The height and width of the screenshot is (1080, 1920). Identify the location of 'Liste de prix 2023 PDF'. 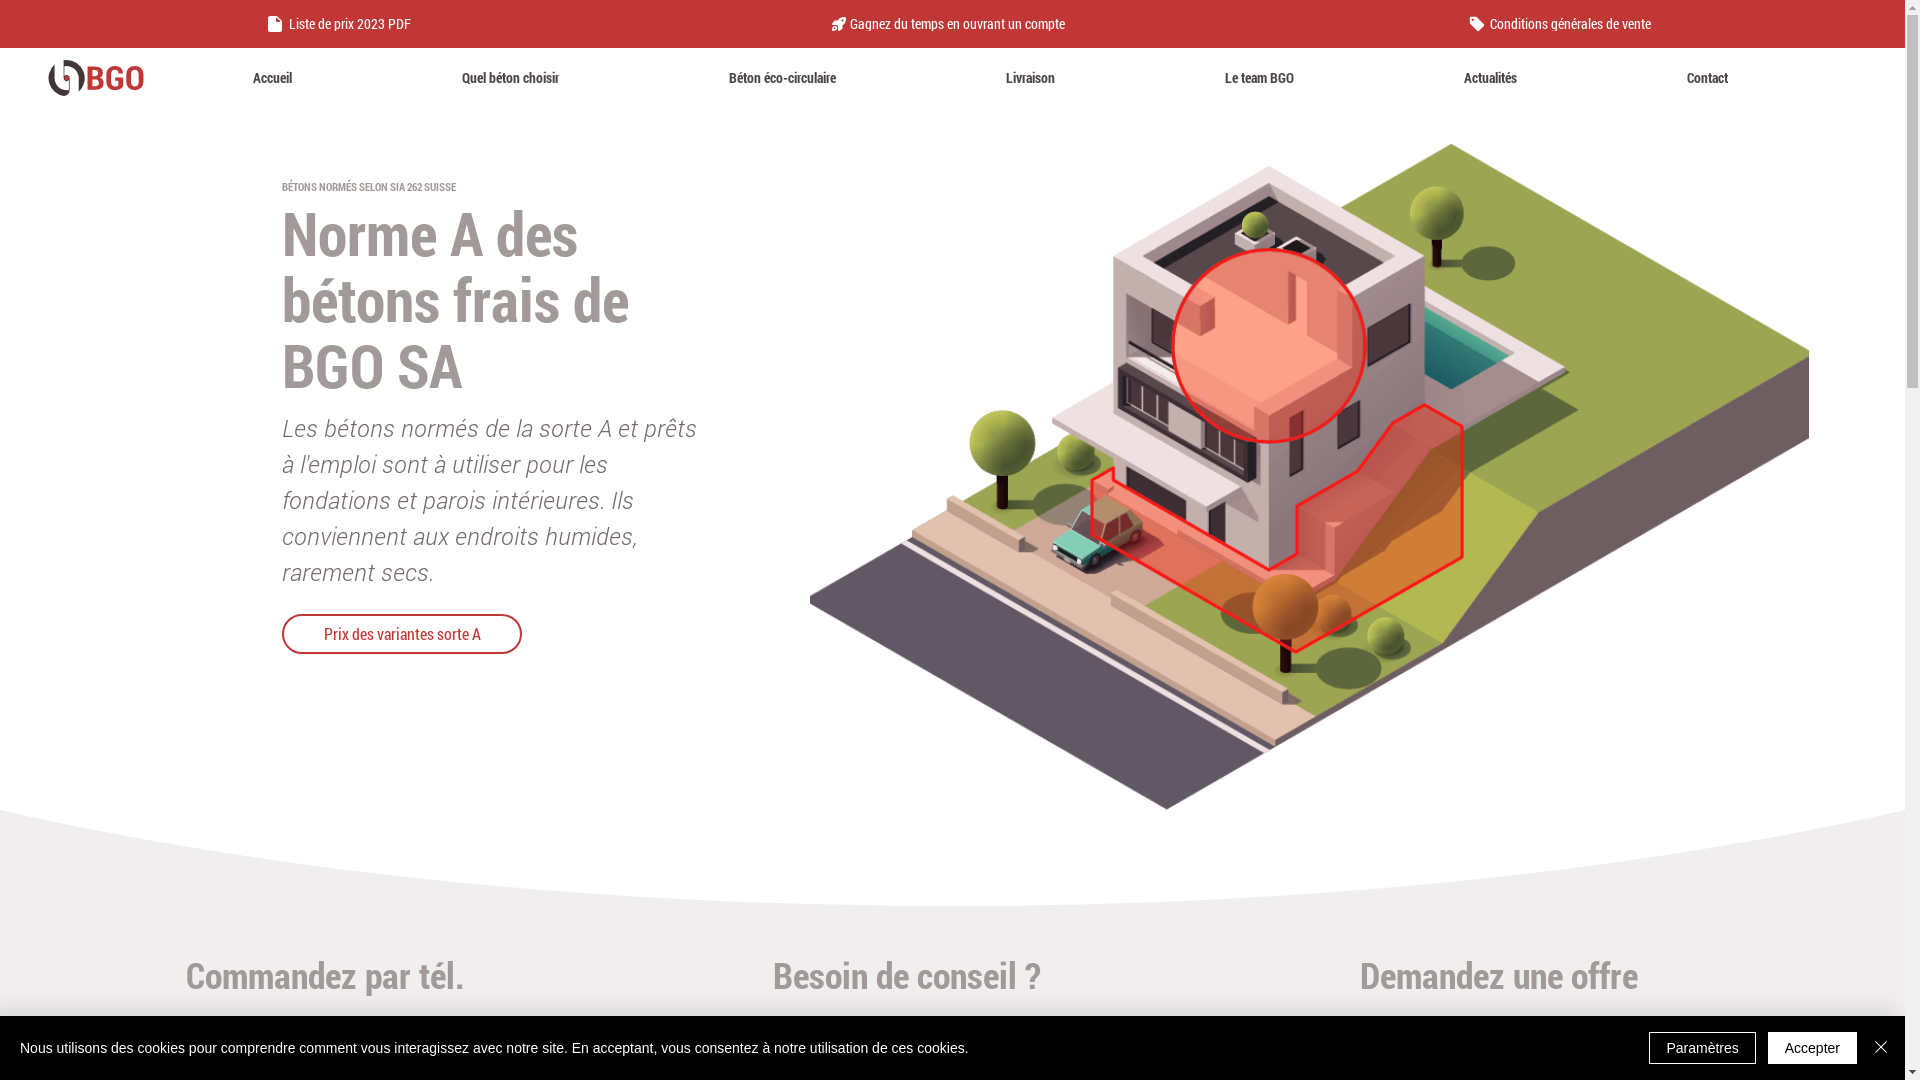
(341, 23).